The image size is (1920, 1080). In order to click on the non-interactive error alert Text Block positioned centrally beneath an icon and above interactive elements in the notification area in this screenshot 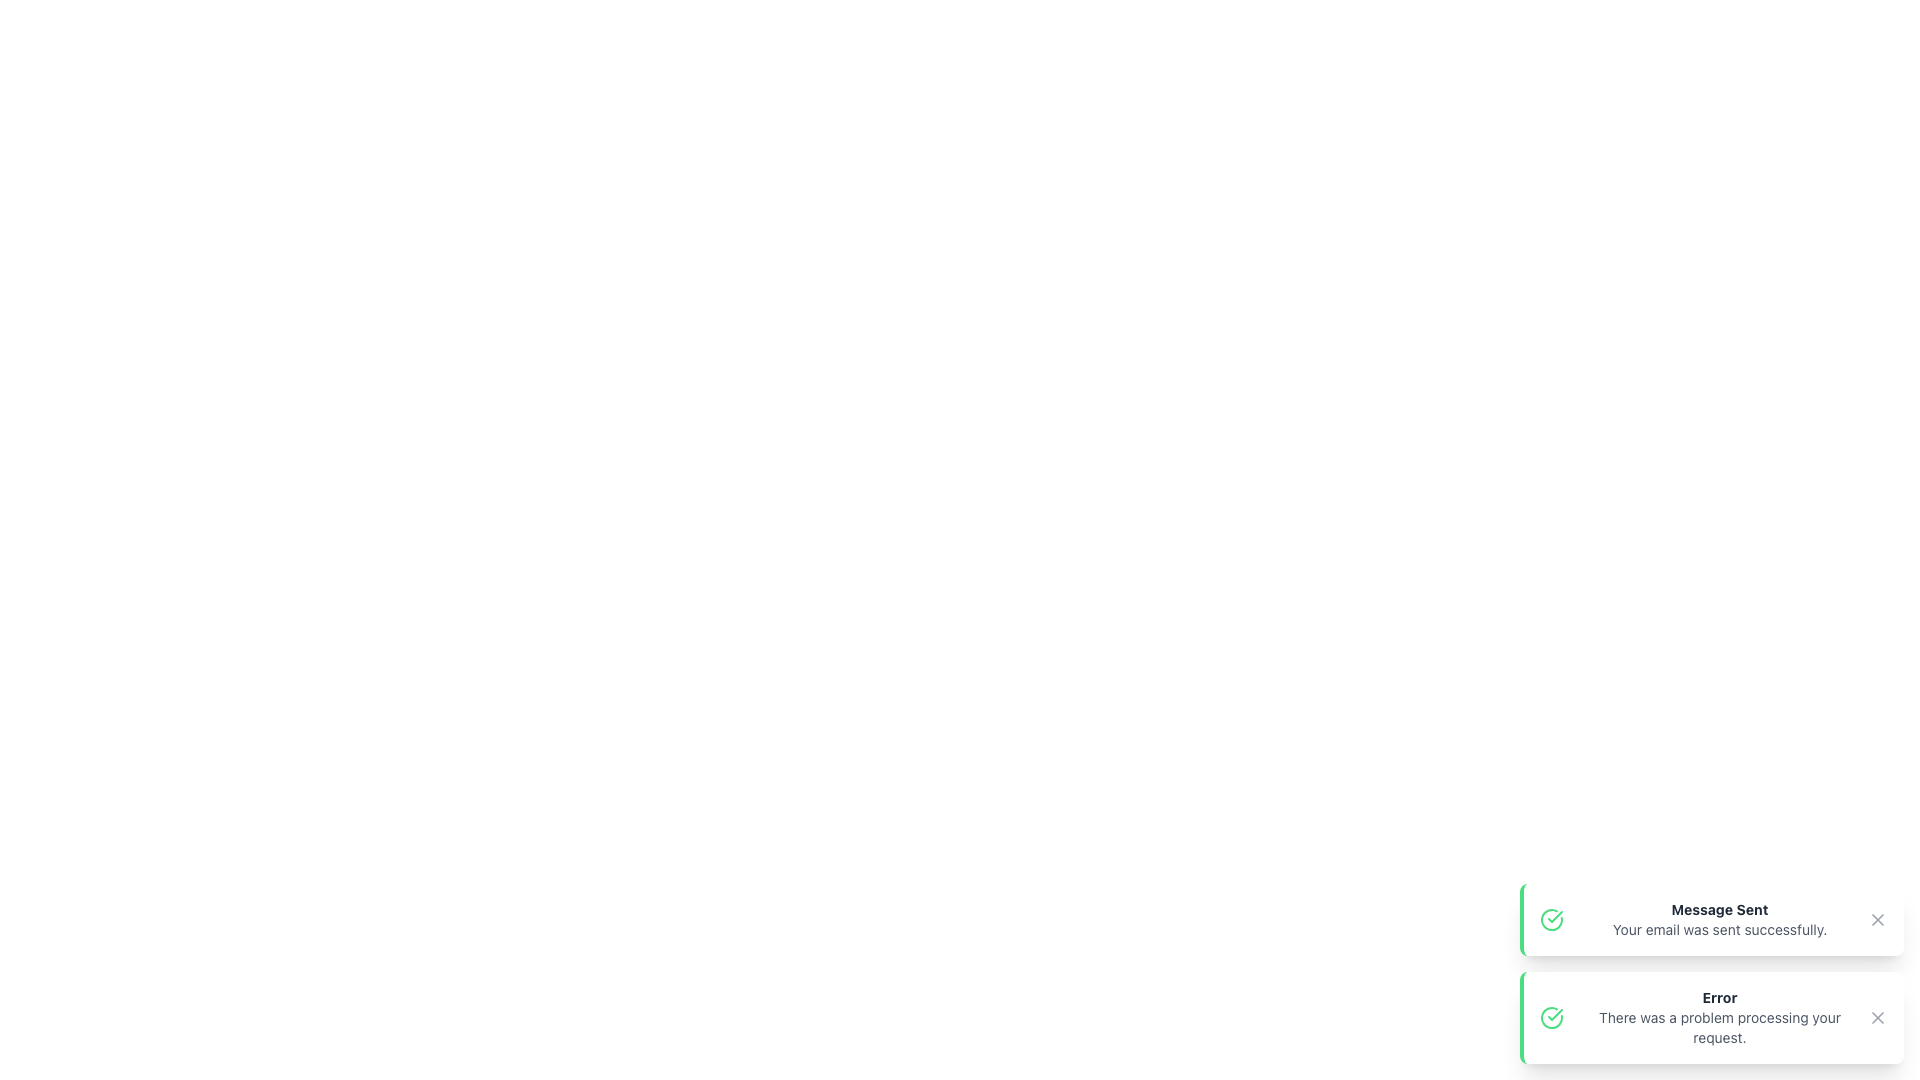, I will do `click(1718, 1018)`.